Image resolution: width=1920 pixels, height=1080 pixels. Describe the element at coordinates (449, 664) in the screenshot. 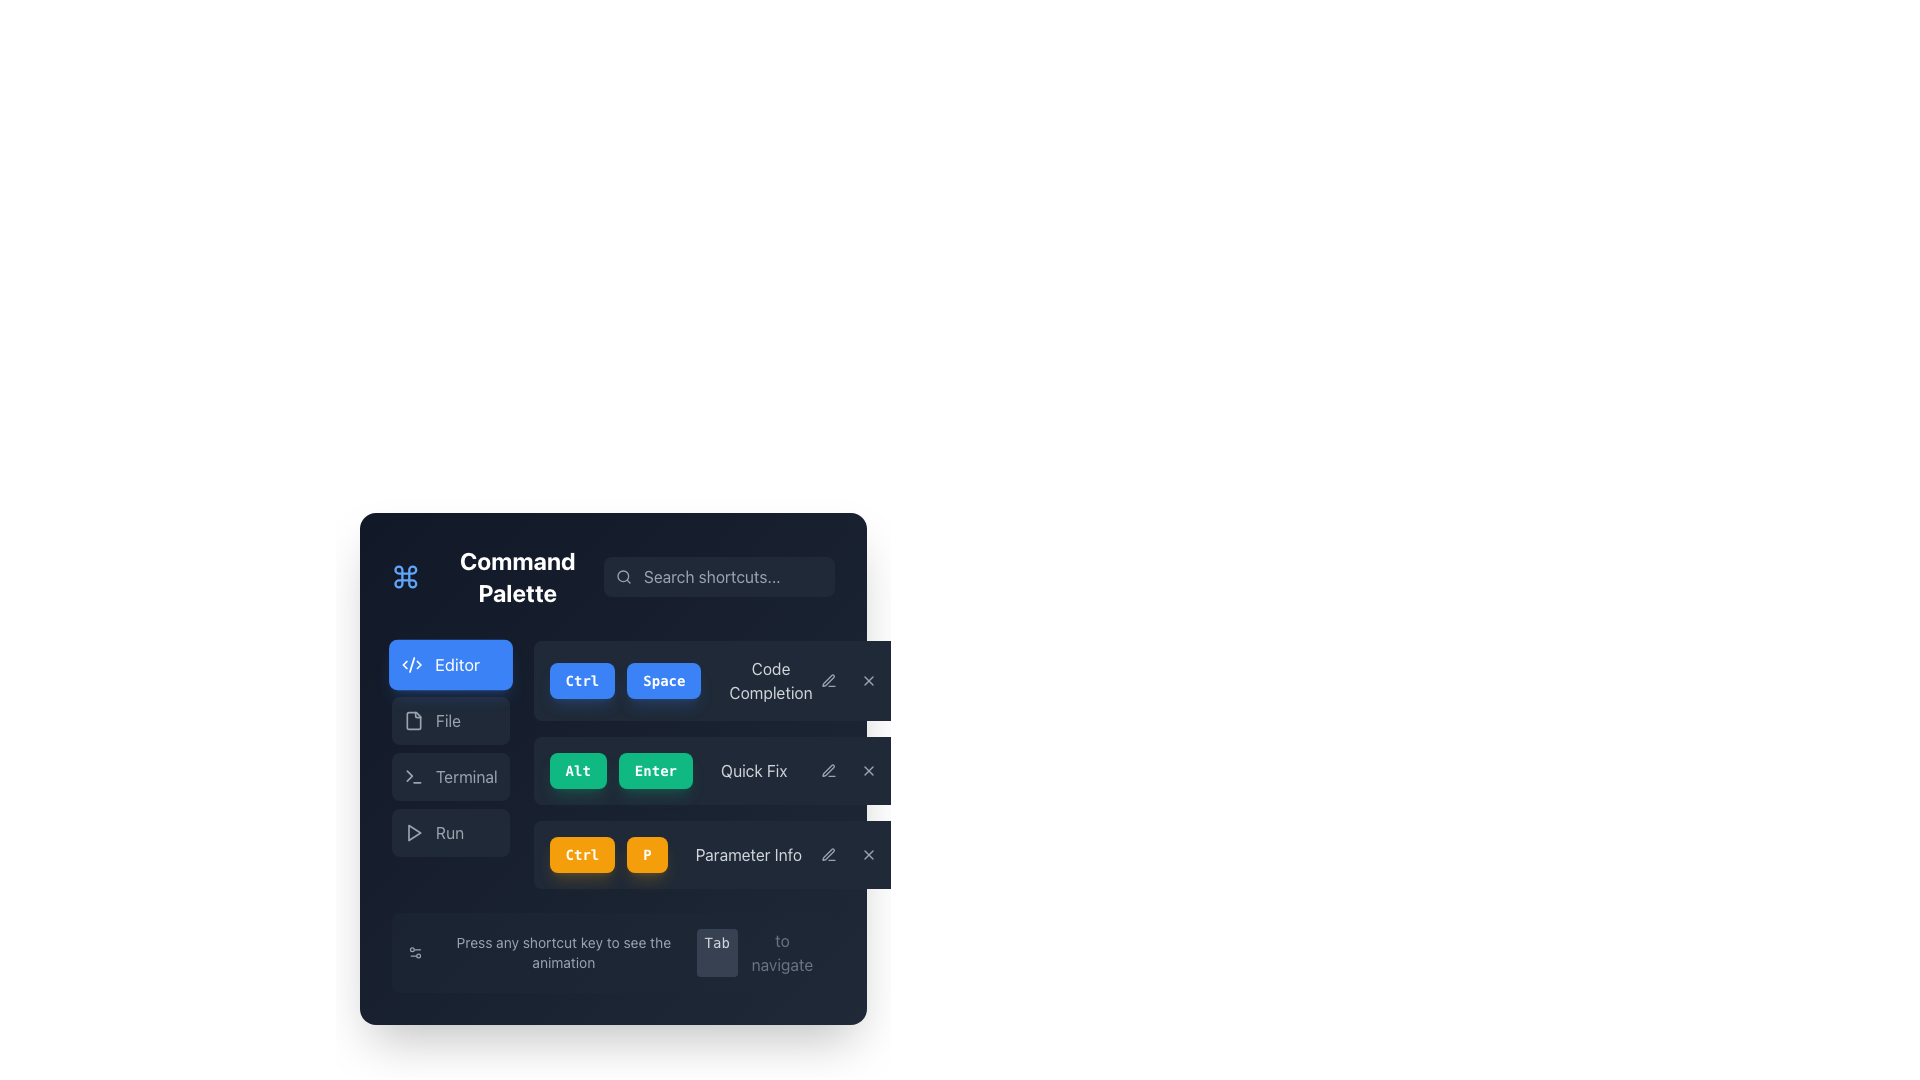

I see `the blue rectangular button labeled 'Editor' with a code brackets icon, located at the top of the vertical menu in the command palette` at that location.